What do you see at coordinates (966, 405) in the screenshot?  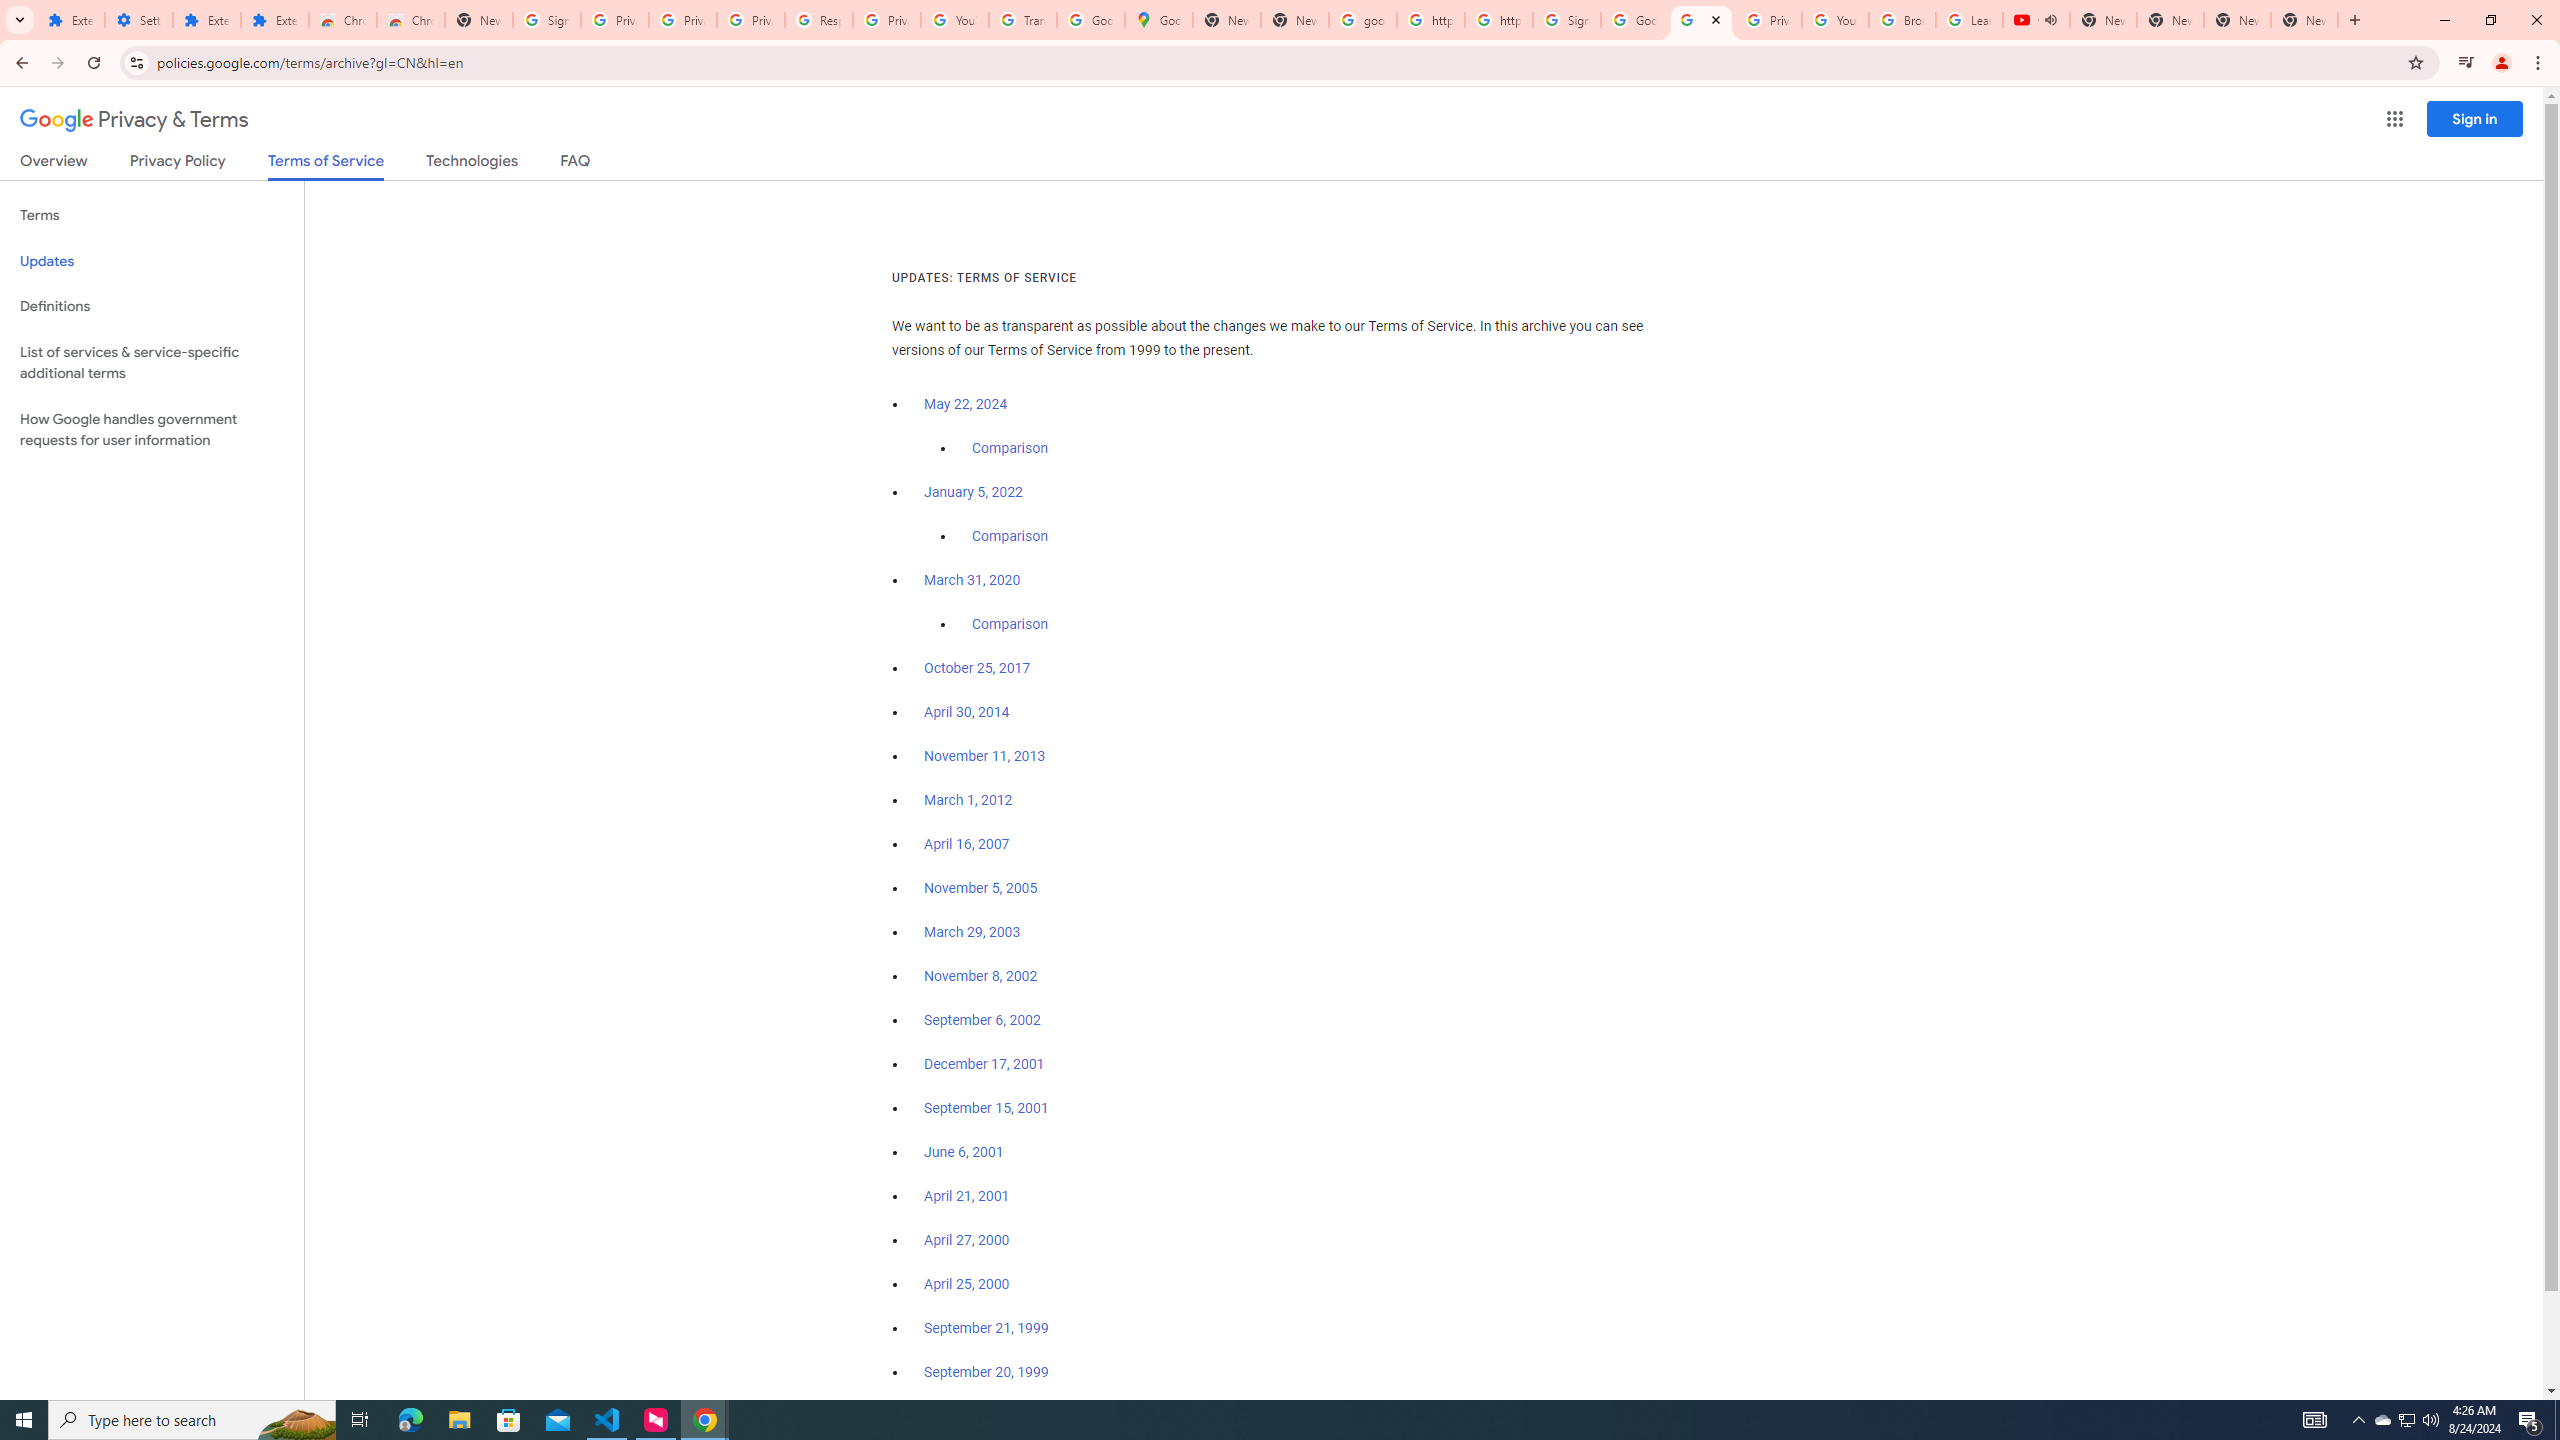 I see `'May 22, 2024'` at bounding box center [966, 405].